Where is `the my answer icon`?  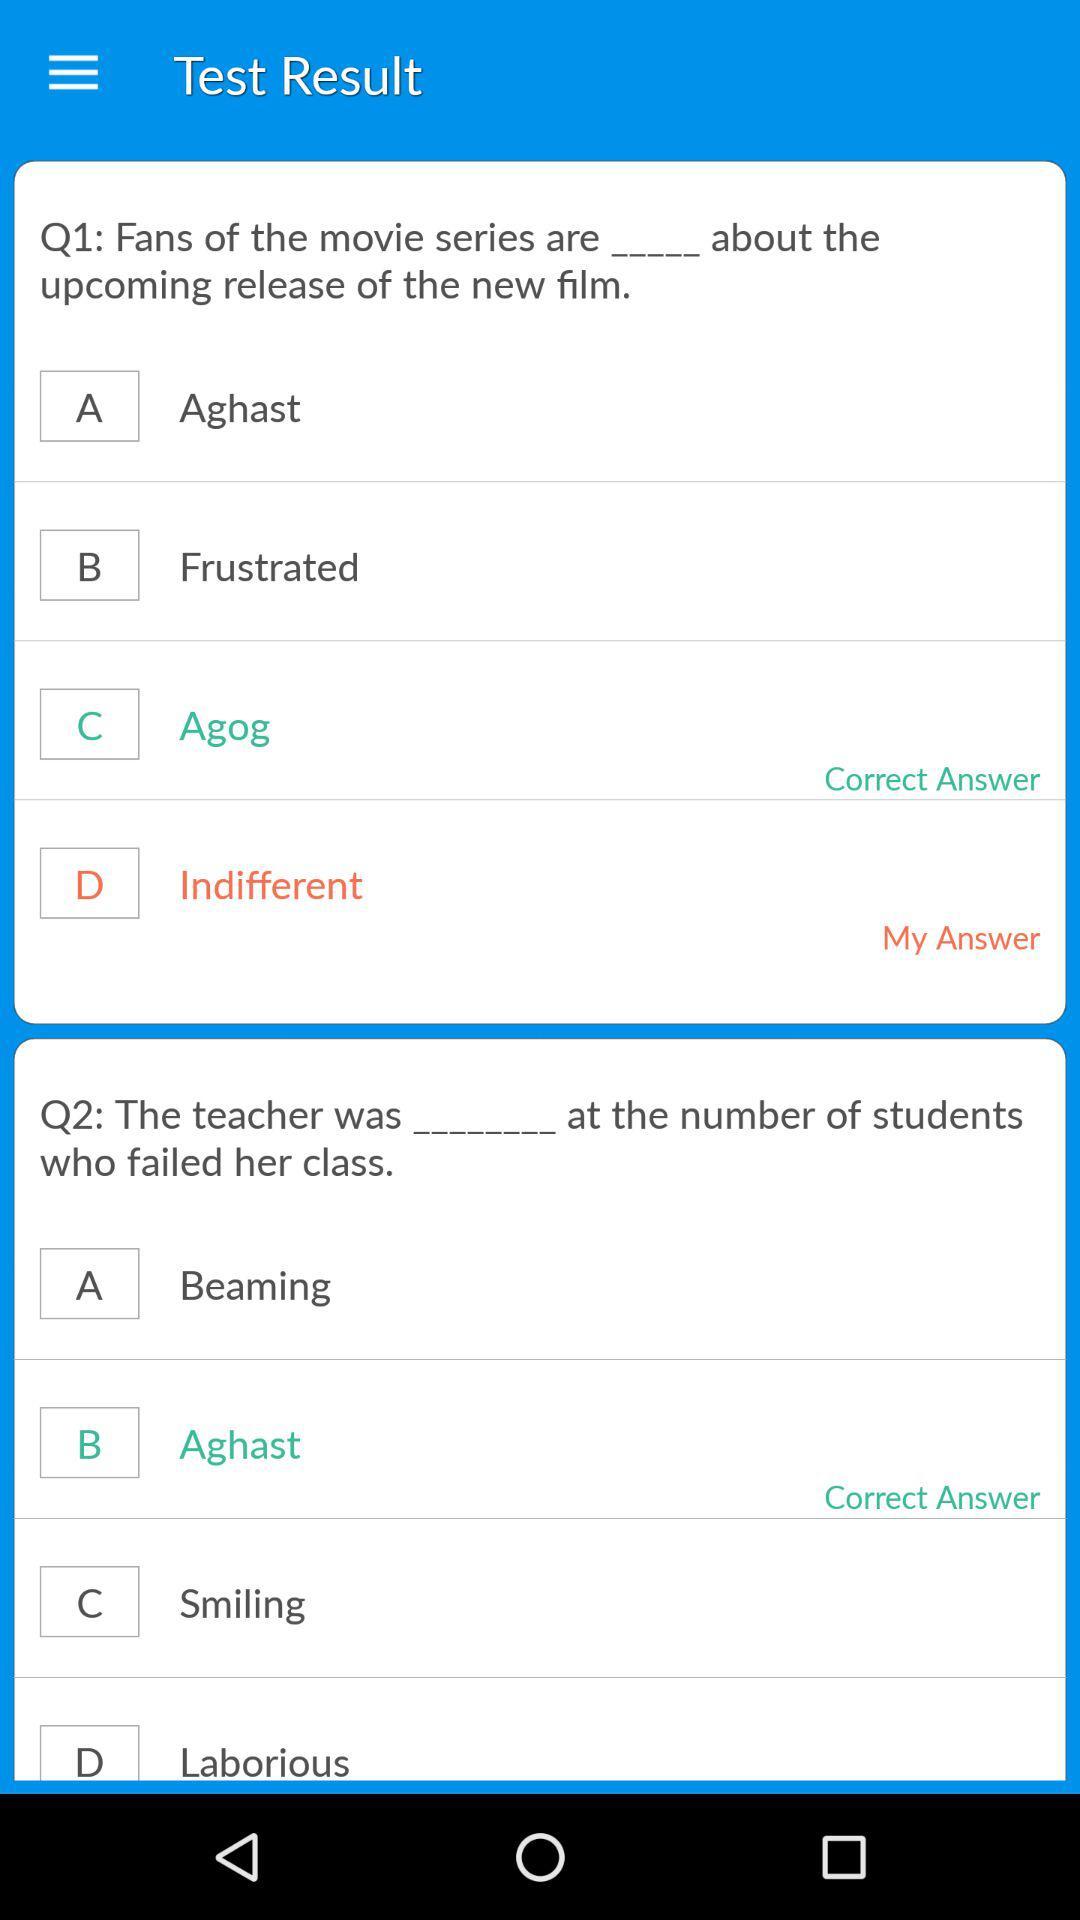 the my answer icon is located at coordinates (888, 935).